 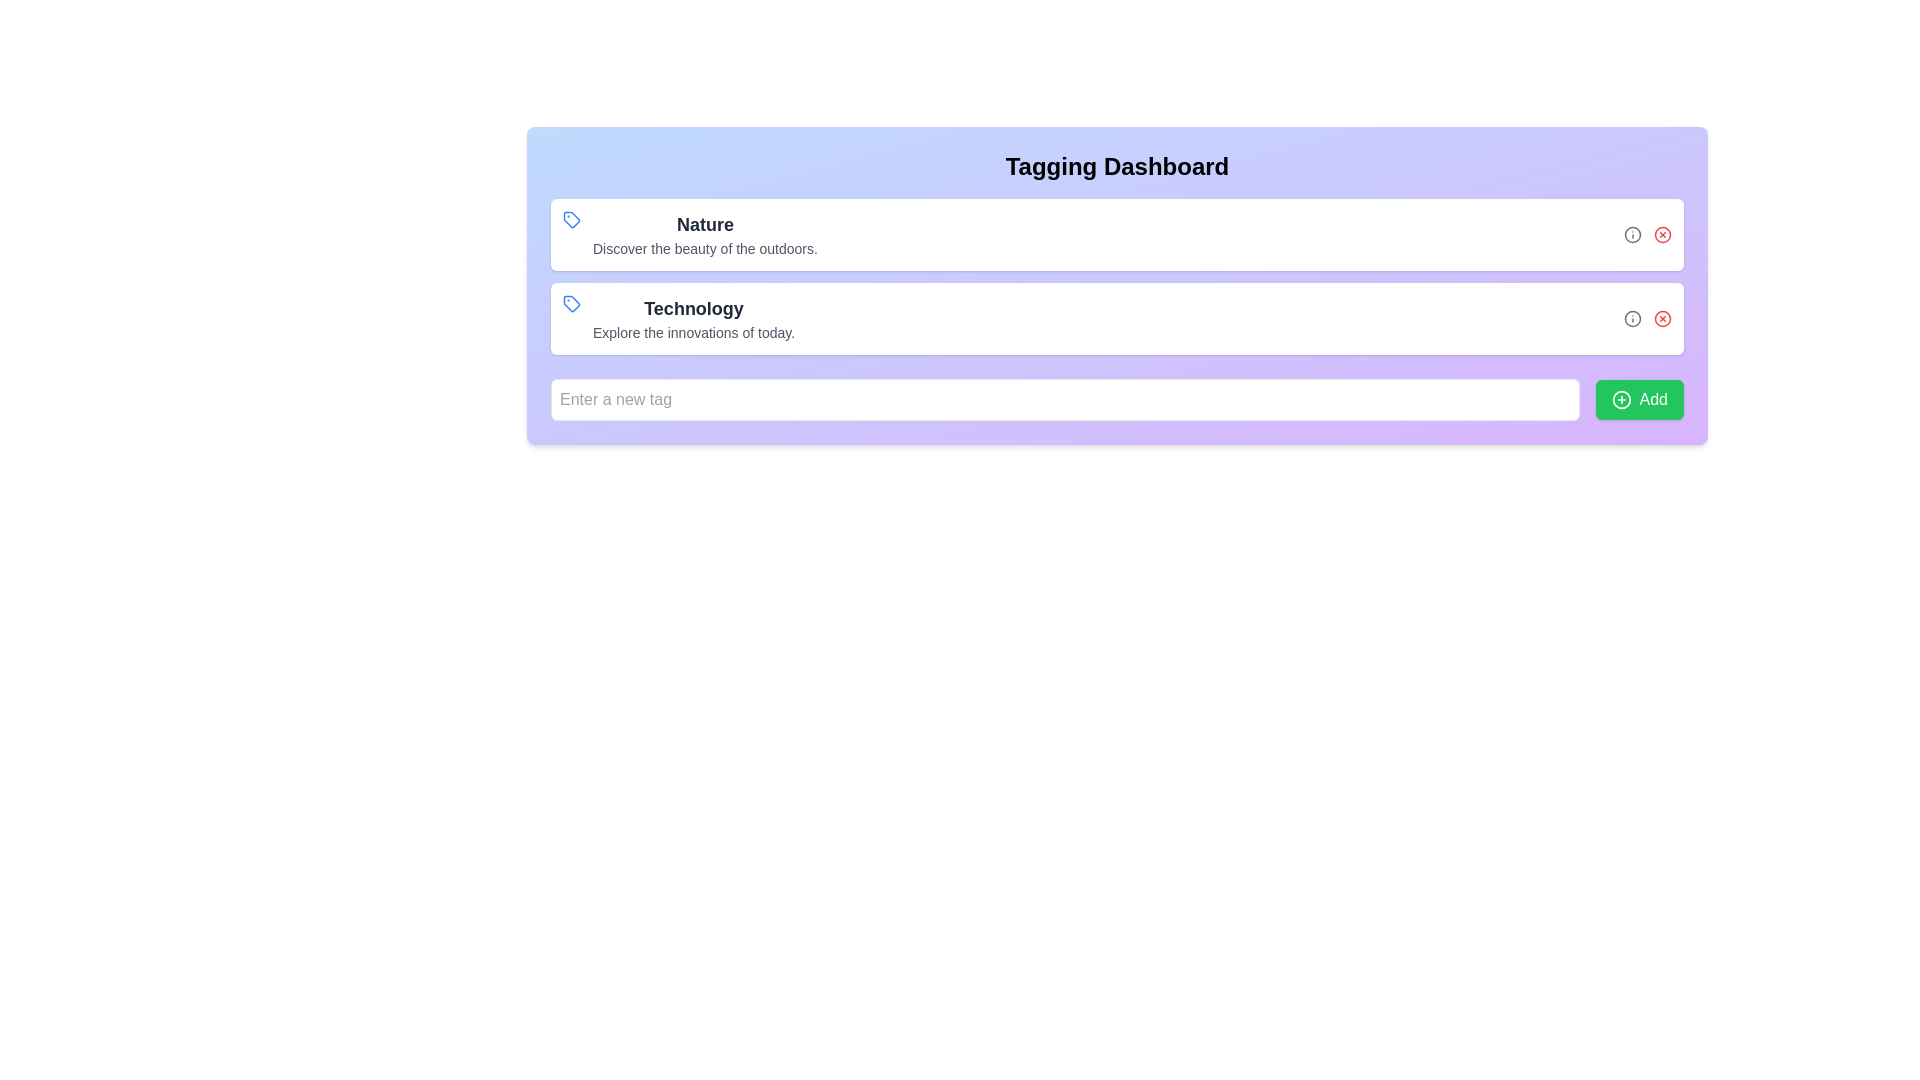 What do you see at coordinates (1621, 400) in the screenshot?
I see `the circular icon within the green 'Add' button located at the bottom-right of the visible card interface` at bounding box center [1621, 400].